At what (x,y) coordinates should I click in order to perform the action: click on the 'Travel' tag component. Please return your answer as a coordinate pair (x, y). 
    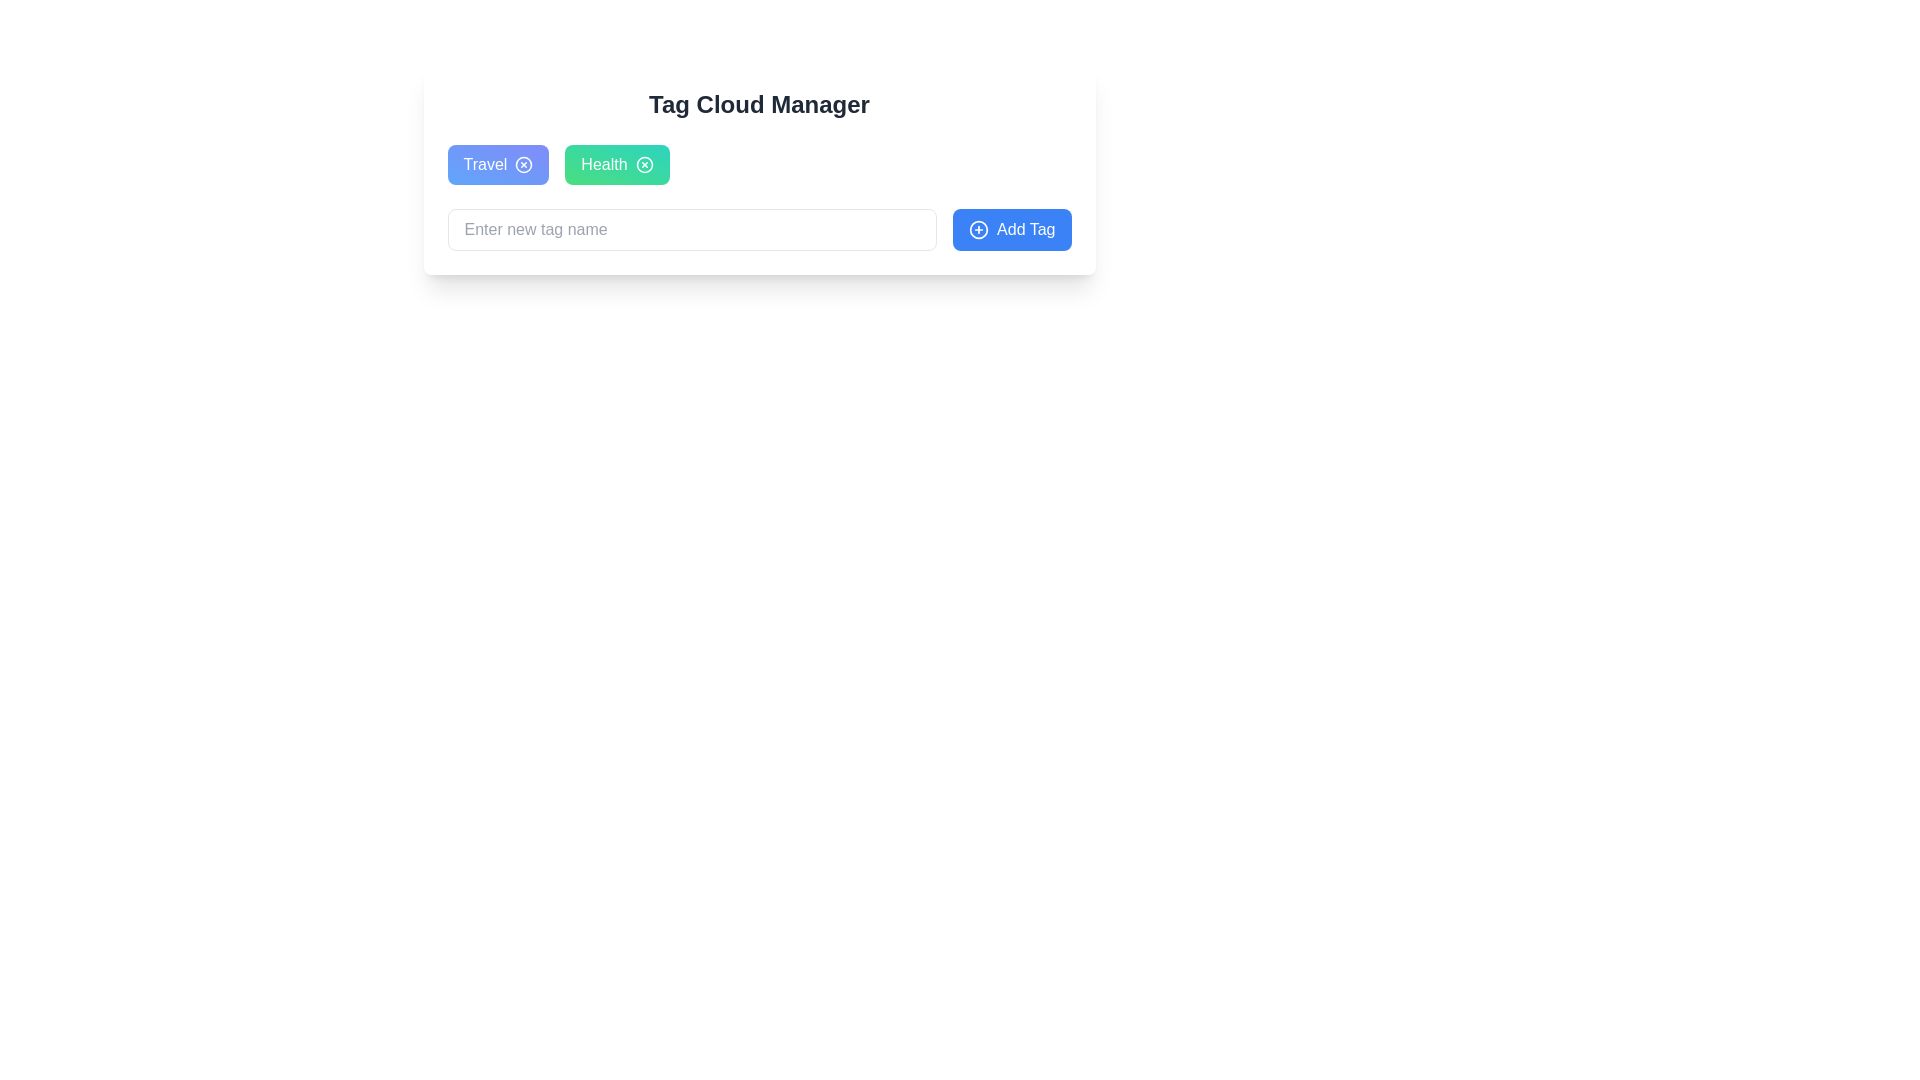
    Looking at the image, I should click on (498, 164).